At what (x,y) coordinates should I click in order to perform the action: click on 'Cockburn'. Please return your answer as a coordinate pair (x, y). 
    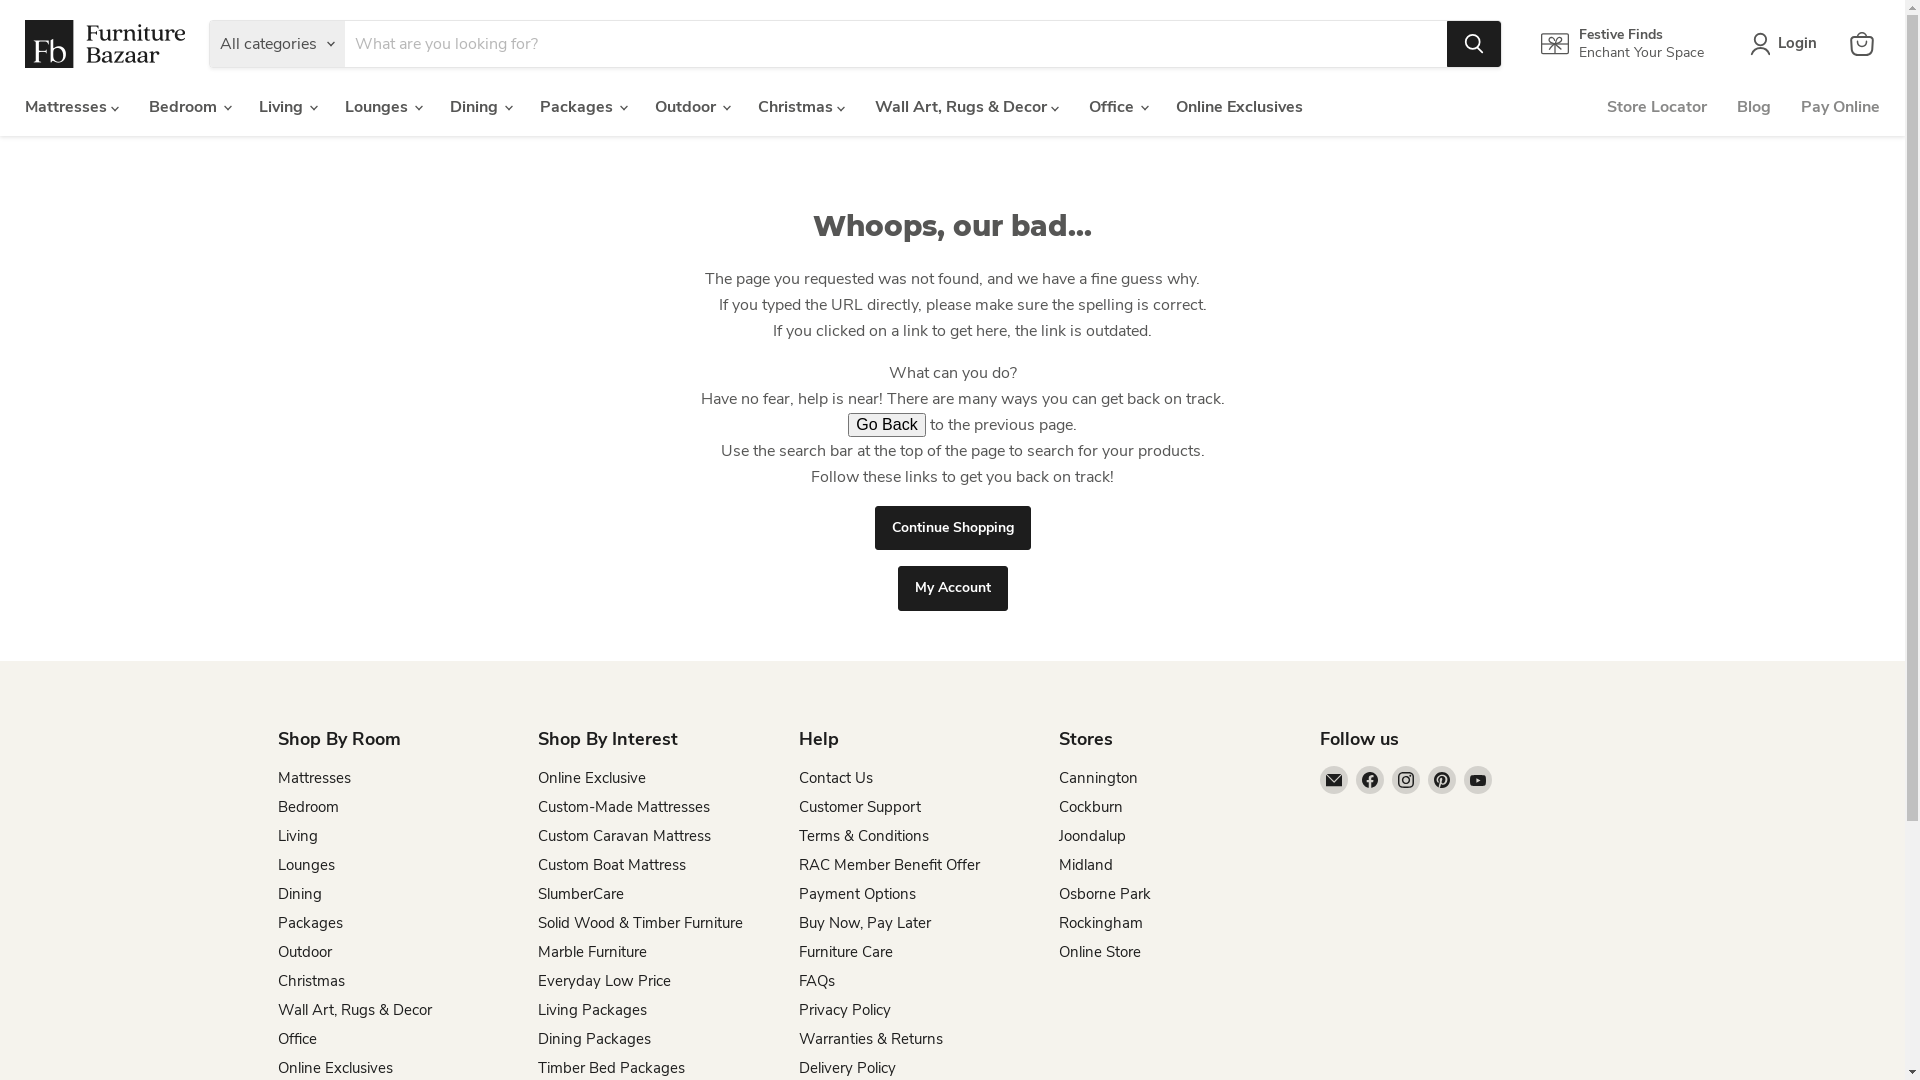
    Looking at the image, I should click on (1089, 805).